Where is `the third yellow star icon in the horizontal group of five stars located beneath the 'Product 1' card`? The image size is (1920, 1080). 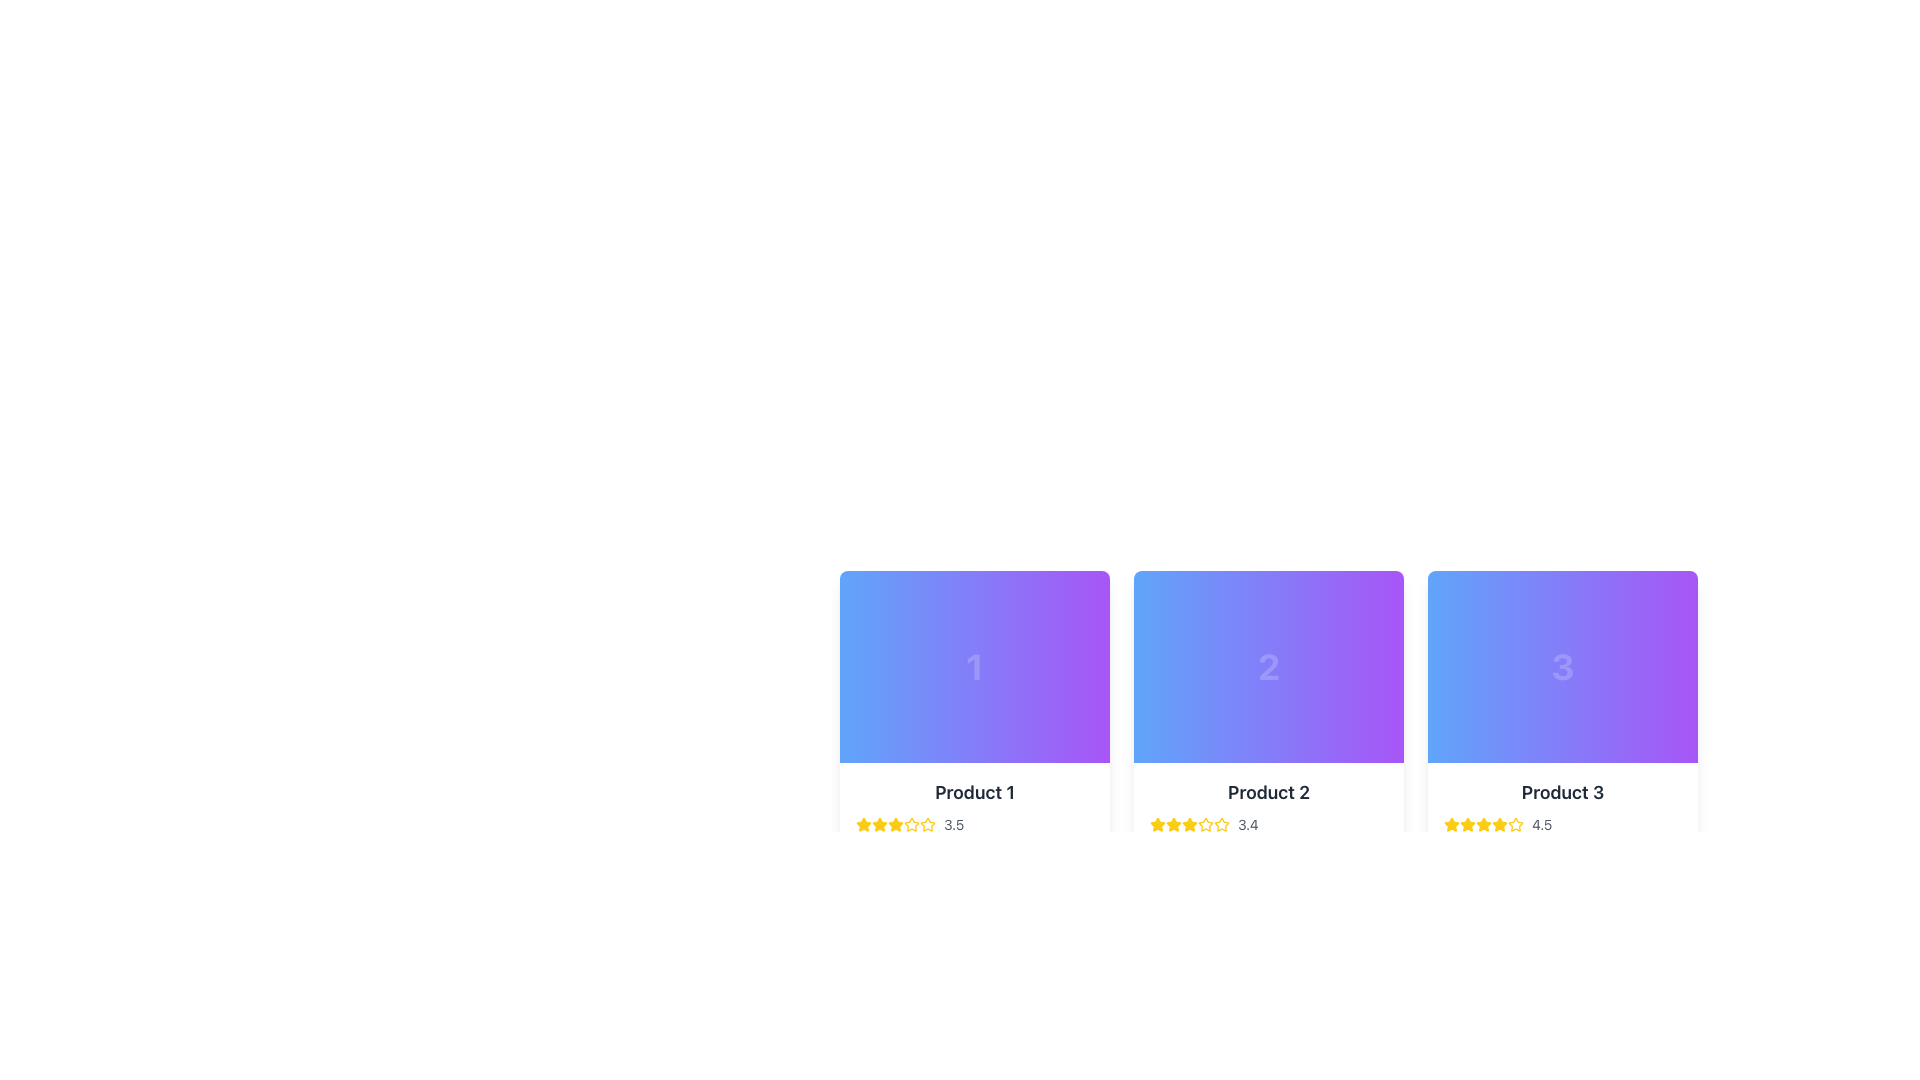 the third yellow star icon in the horizontal group of five stars located beneath the 'Product 1' card is located at coordinates (895, 825).